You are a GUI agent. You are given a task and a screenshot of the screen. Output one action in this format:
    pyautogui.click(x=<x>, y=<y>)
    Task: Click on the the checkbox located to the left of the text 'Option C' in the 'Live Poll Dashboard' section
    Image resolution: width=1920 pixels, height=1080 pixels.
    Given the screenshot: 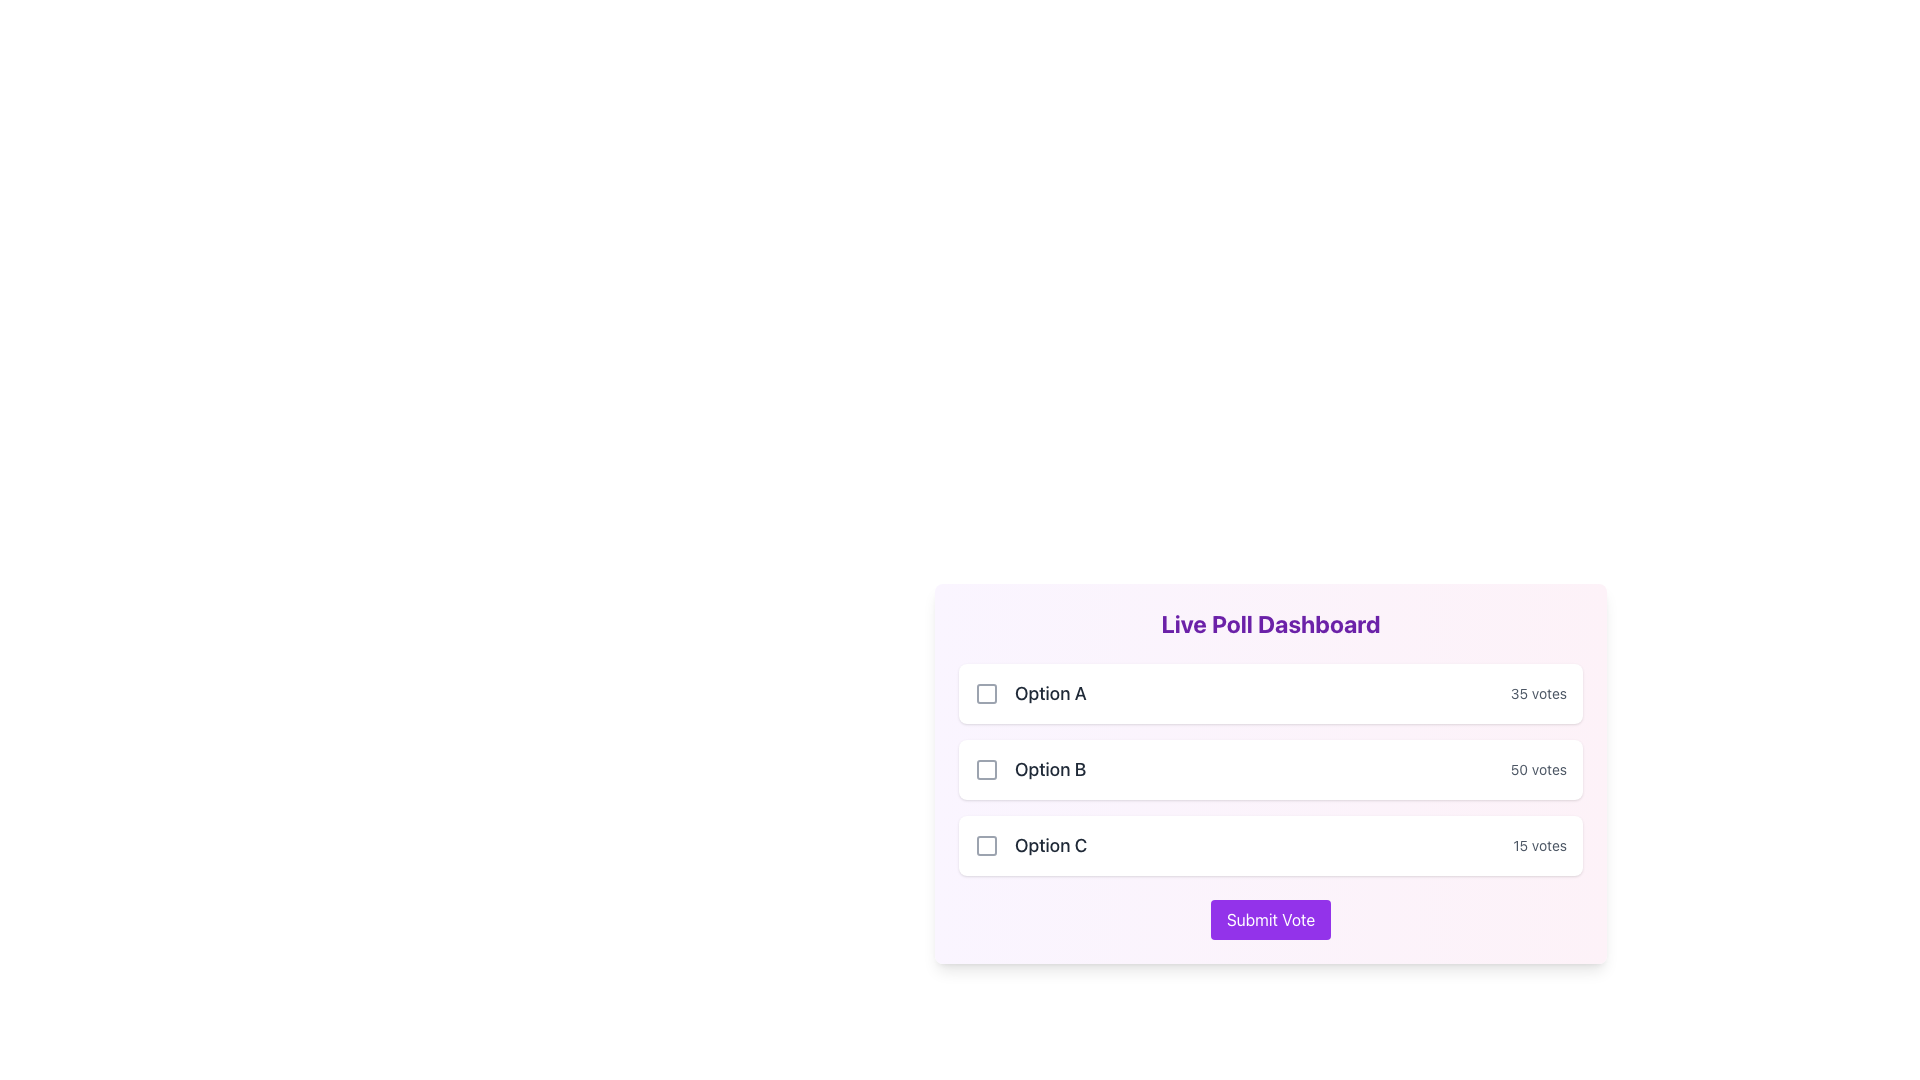 What is the action you would take?
    pyautogui.click(x=987, y=845)
    